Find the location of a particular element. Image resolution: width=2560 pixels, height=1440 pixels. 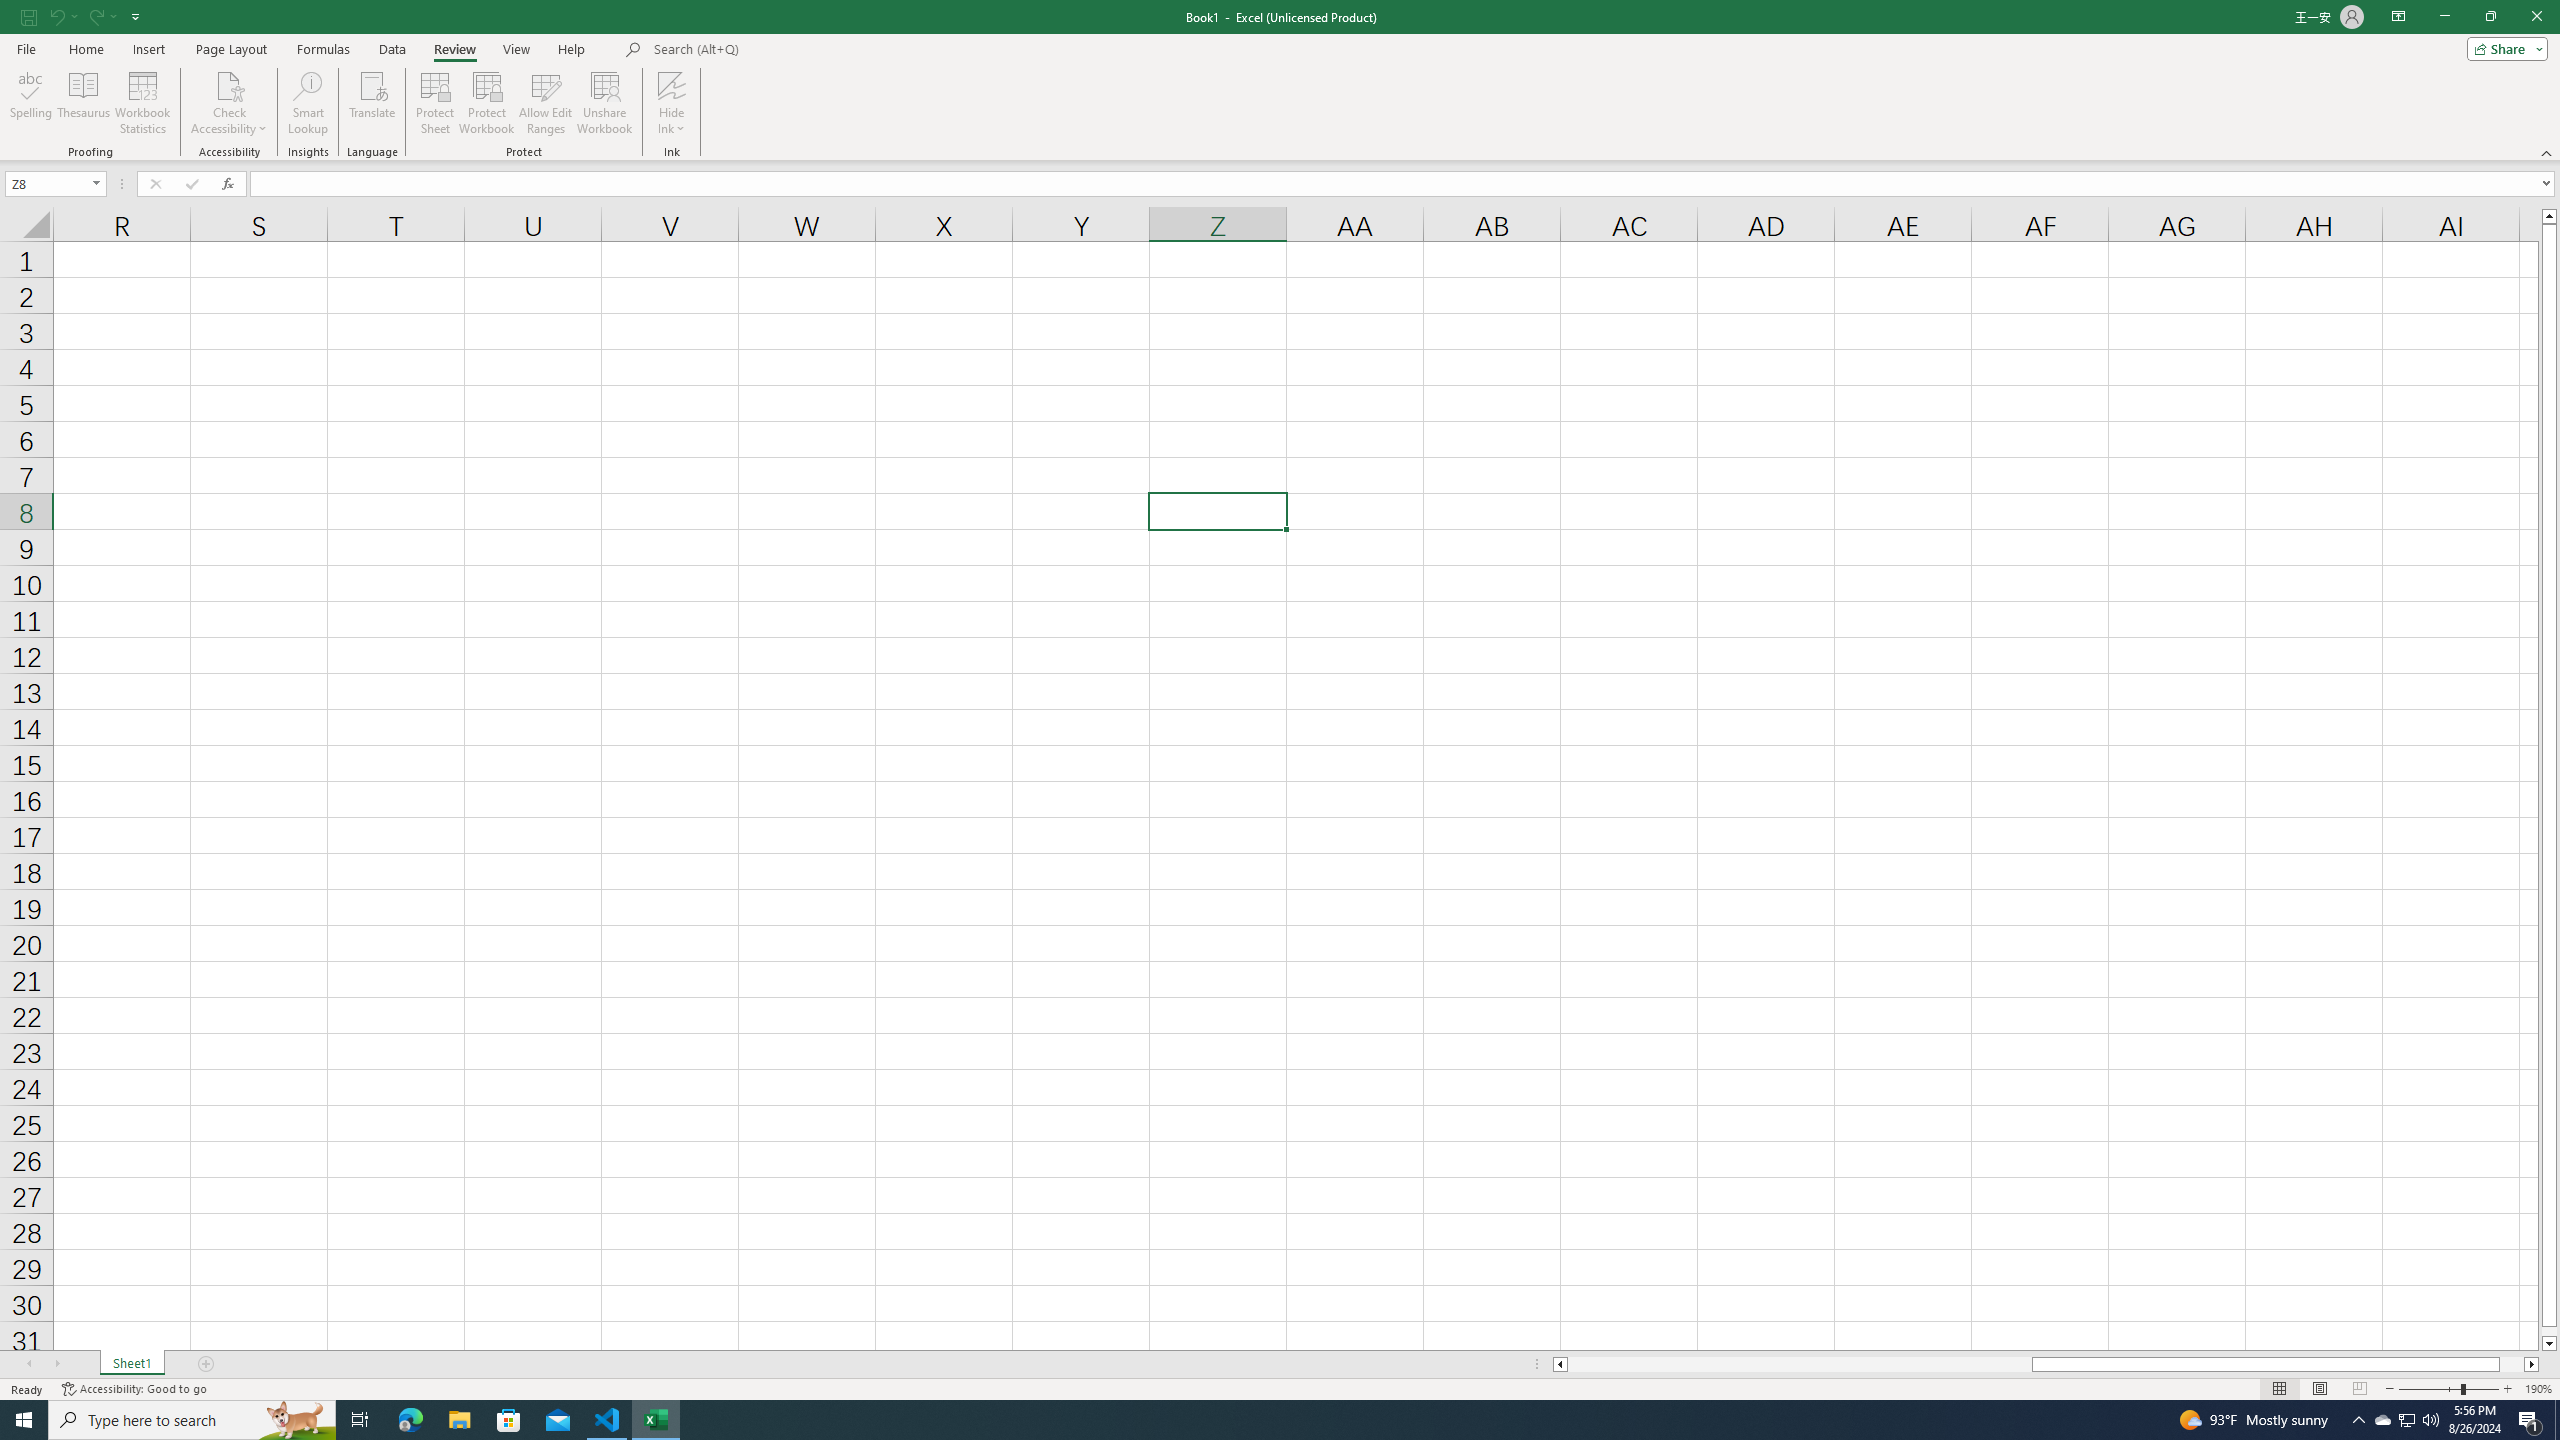

'Column right' is located at coordinates (2532, 1363).